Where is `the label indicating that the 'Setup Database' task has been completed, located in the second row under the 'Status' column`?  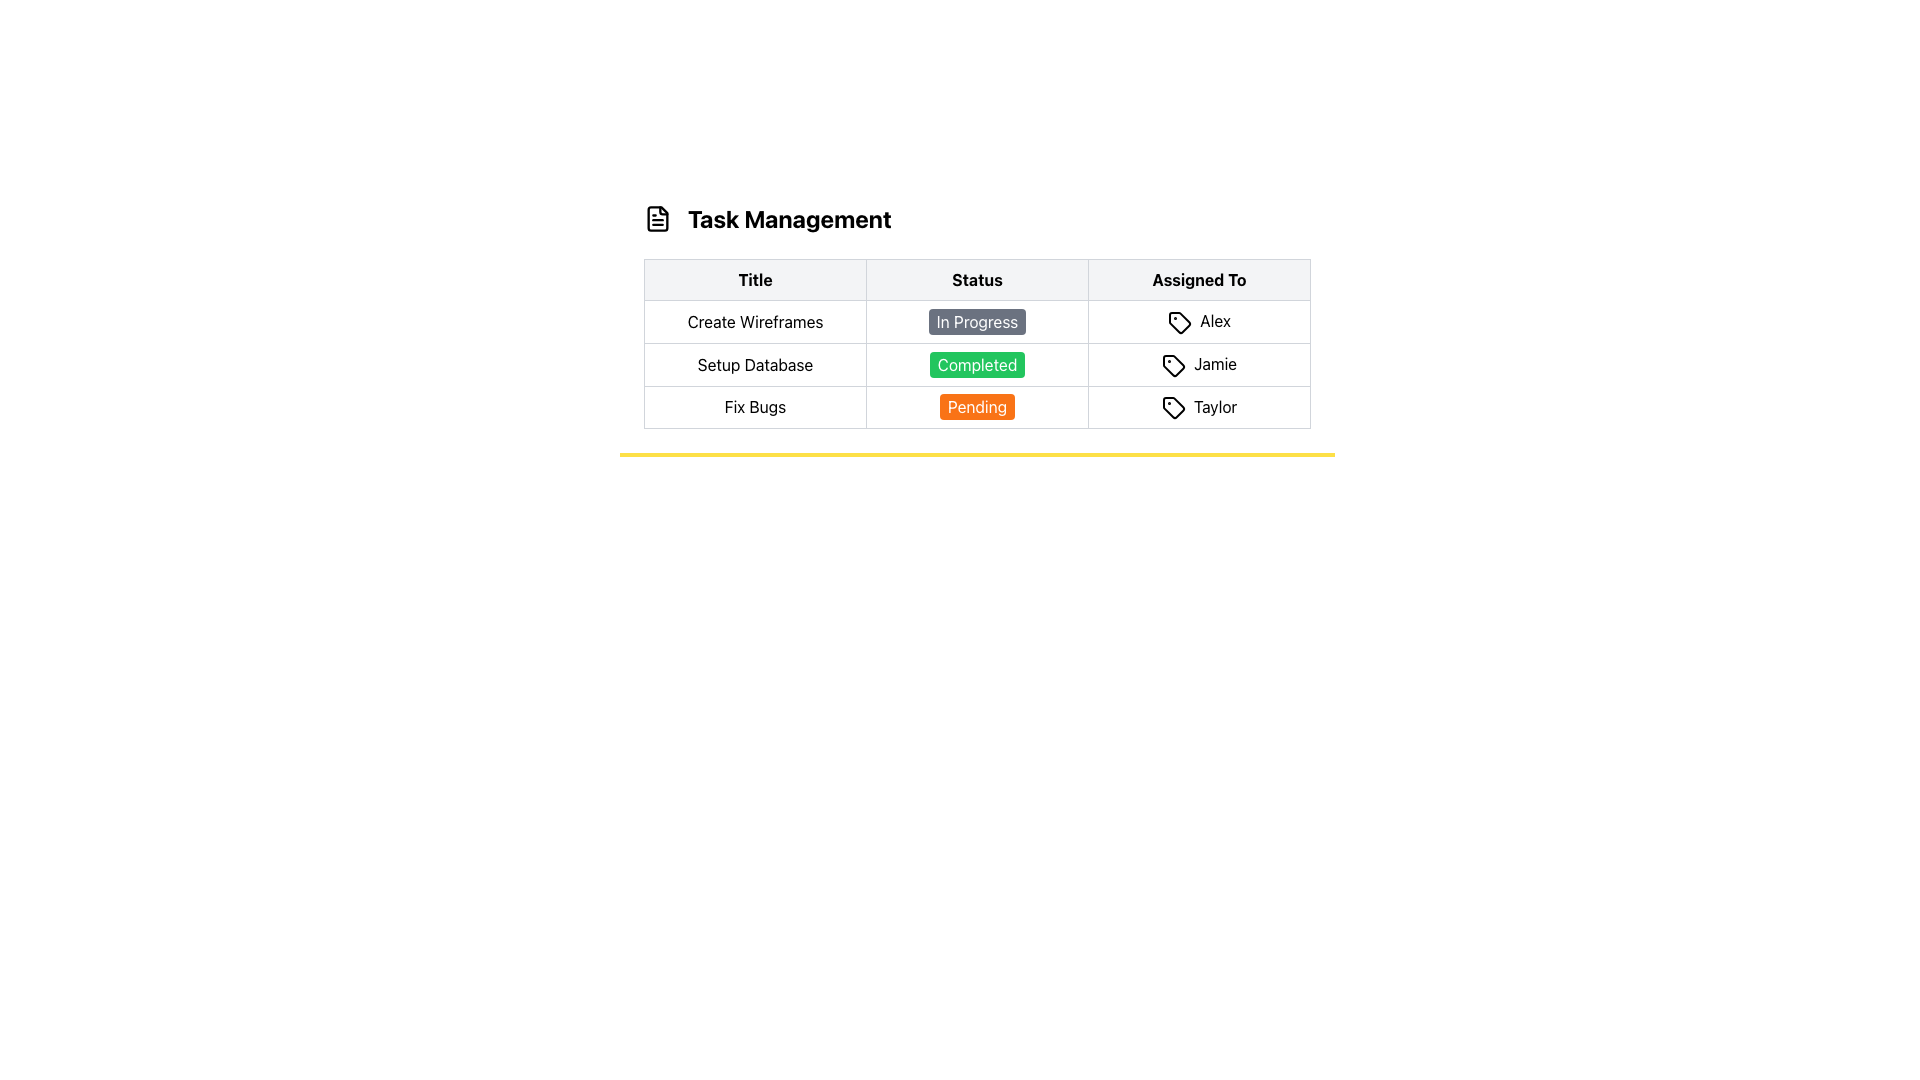
the label indicating that the 'Setup Database' task has been completed, located in the second row under the 'Status' column is located at coordinates (977, 364).